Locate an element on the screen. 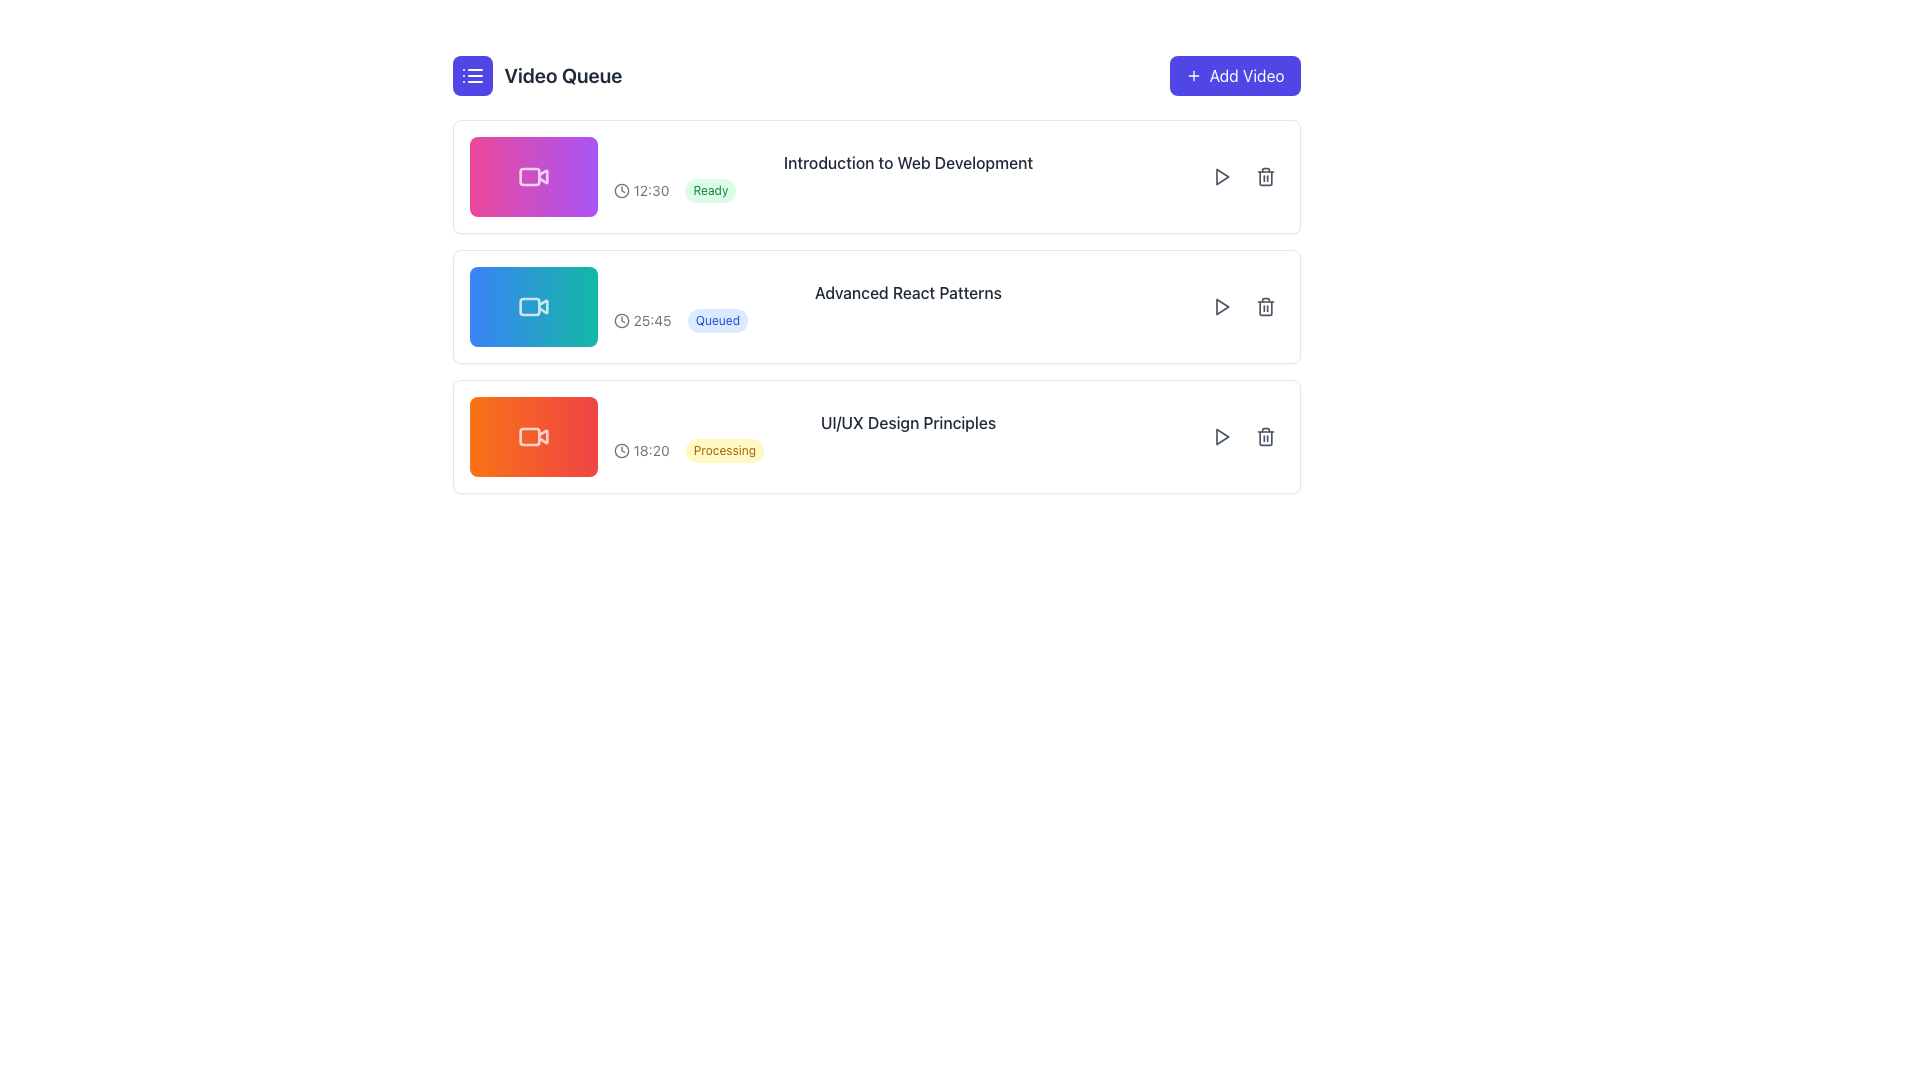  the button labeled 'Add Video' which has bold white text on a purple rounded rectangular background is located at coordinates (1246, 75).